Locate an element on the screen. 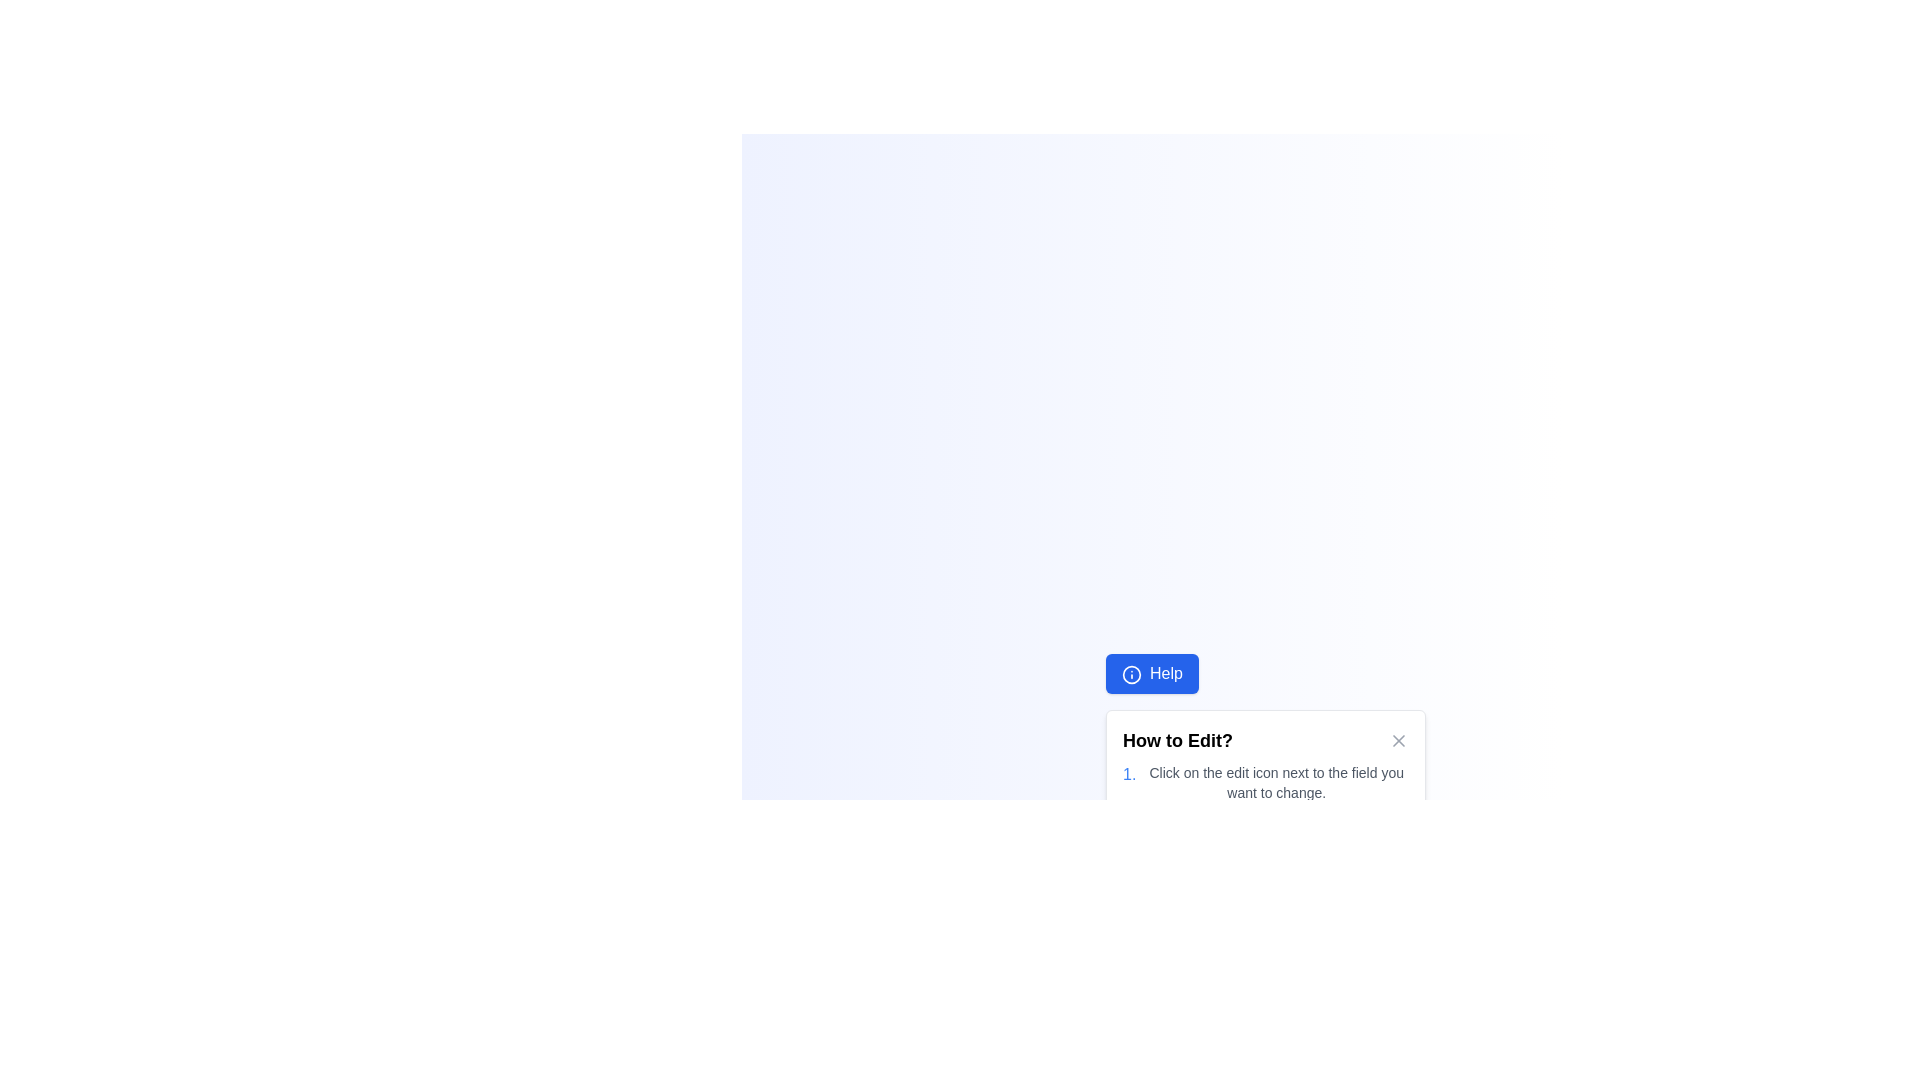  the circular informational icon with a white outline located within the blue 'Help' button near the bottom-right corner of the interface is located at coordinates (1132, 674).